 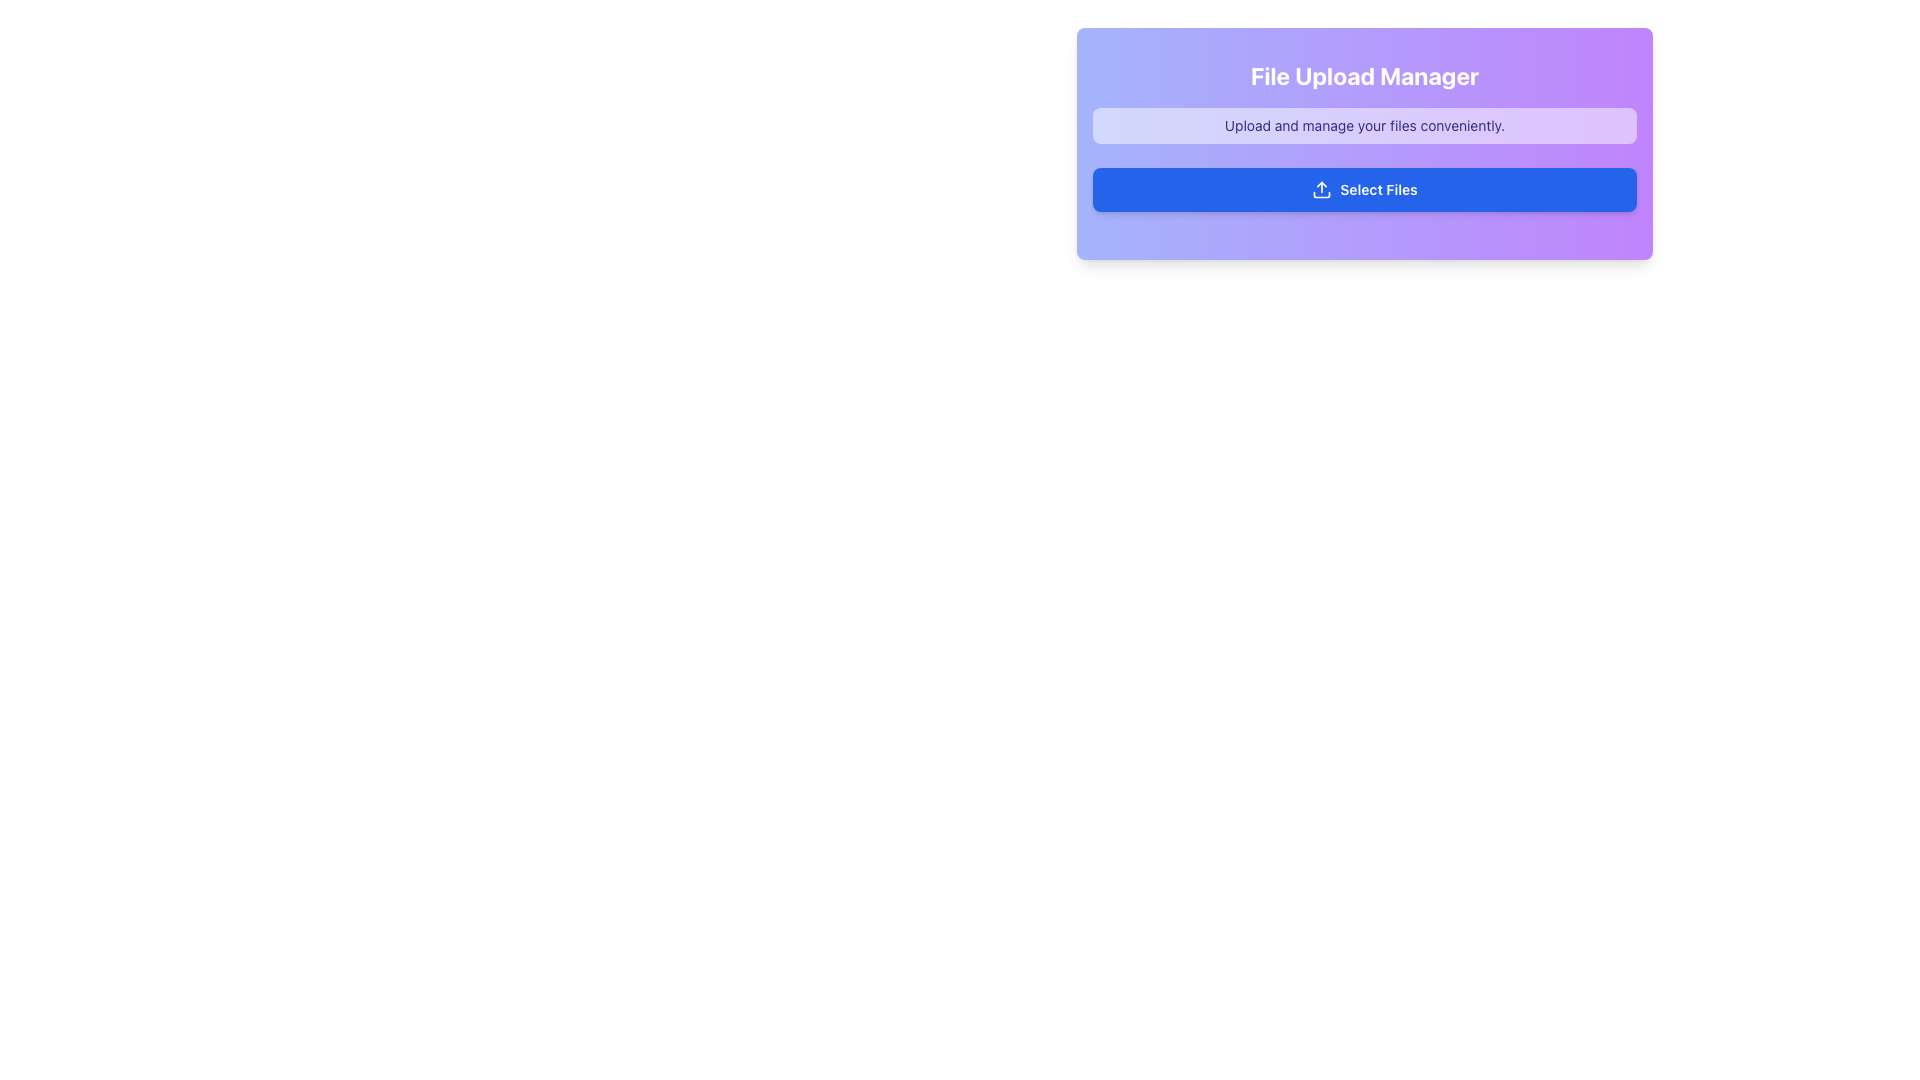 What do you see at coordinates (1363, 126) in the screenshot?
I see `the Informational Text Block displaying 'Upload and manage your files conveniently.' which is styled in a small, indigo-colored font and located below the heading 'File Upload Manager'` at bounding box center [1363, 126].